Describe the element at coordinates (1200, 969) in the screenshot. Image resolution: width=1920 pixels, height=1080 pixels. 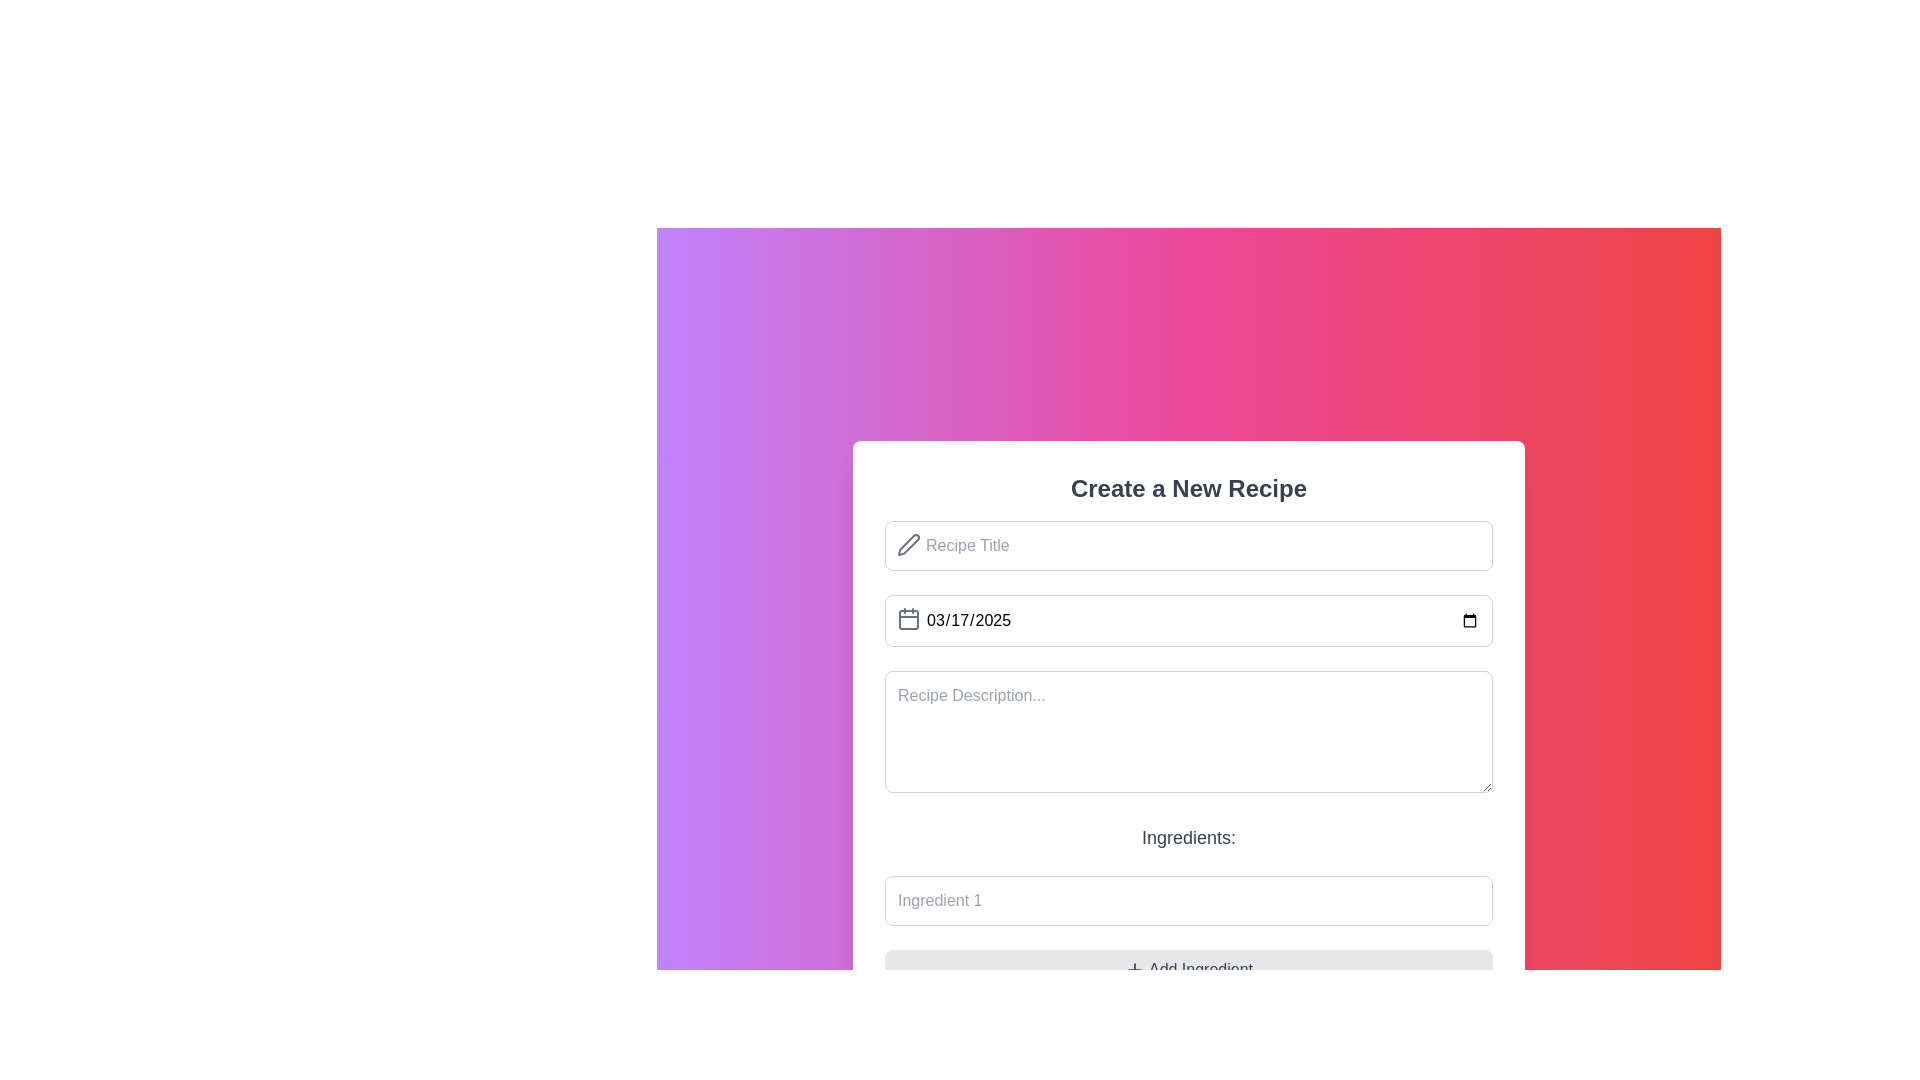
I see `the 'Add Ingredient' button by tabbing through the UI elements` at that location.